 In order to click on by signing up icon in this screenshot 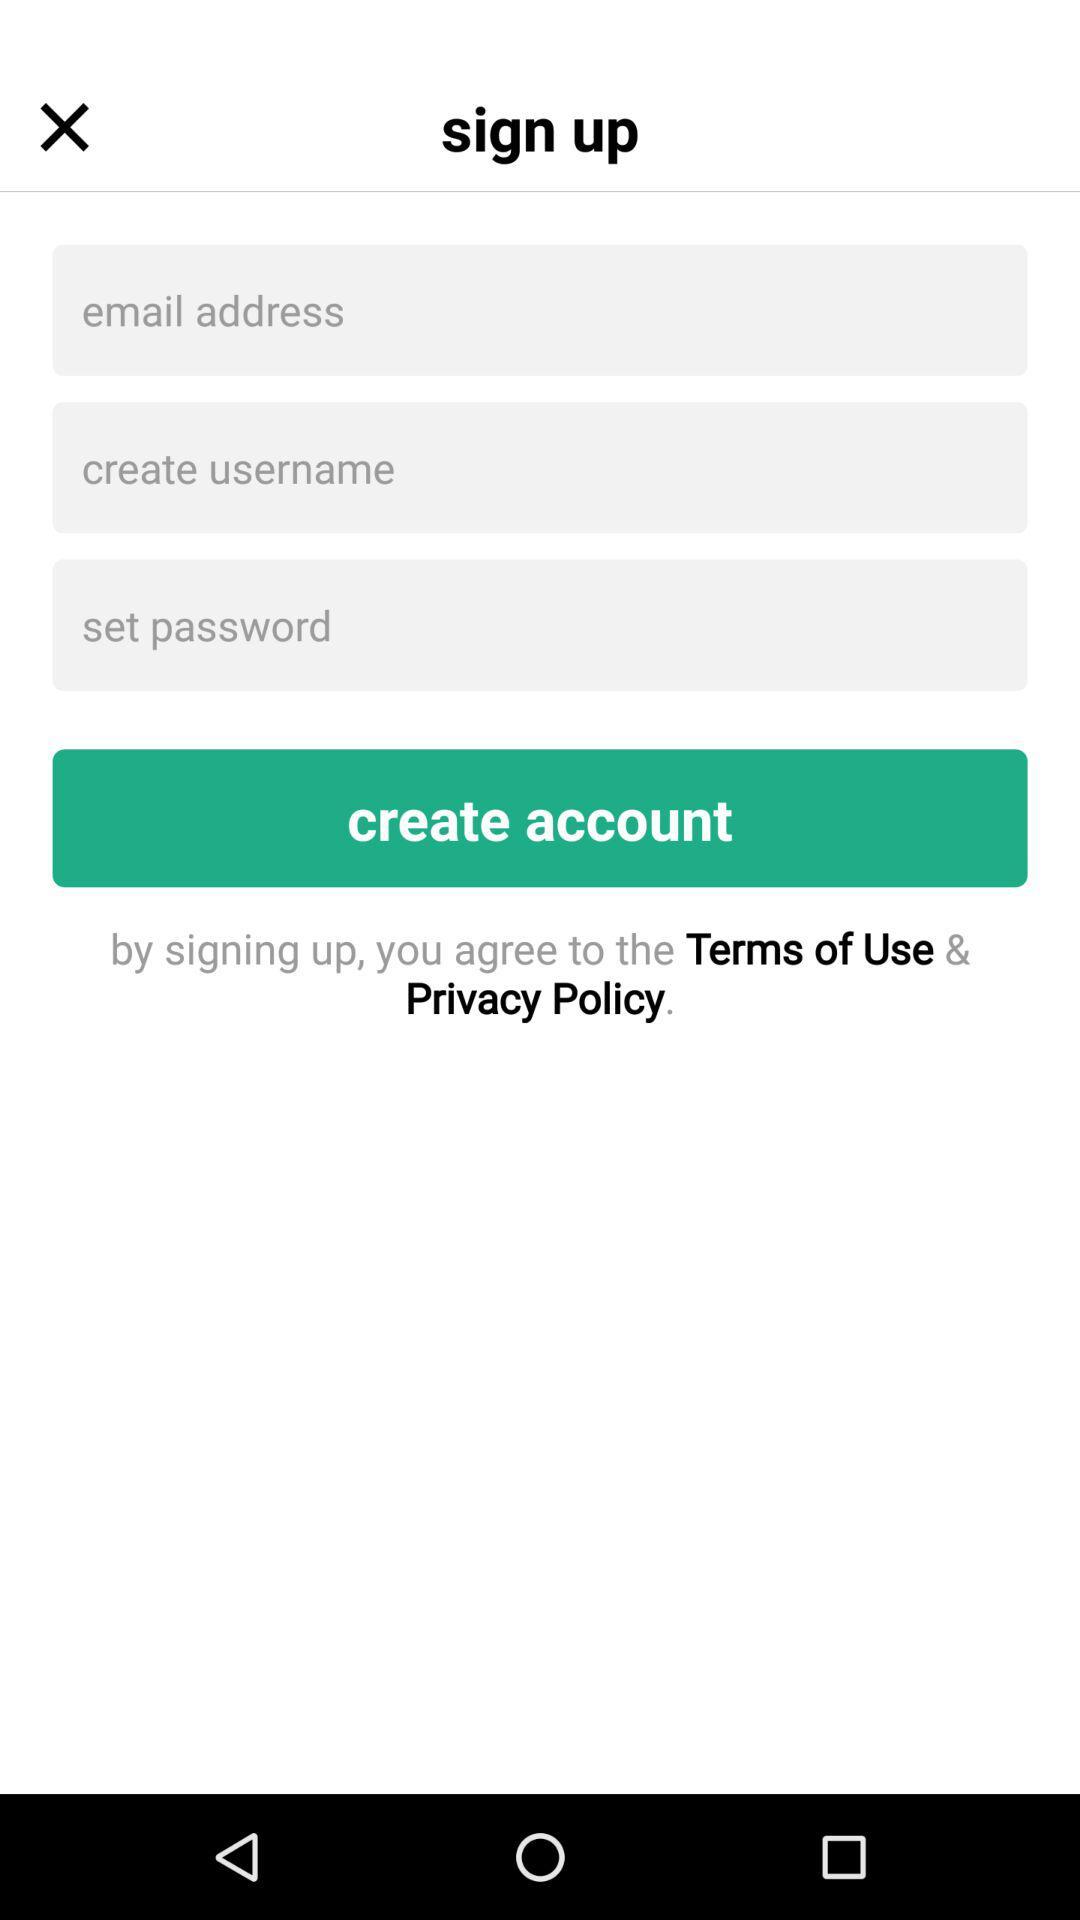, I will do `click(540, 972)`.